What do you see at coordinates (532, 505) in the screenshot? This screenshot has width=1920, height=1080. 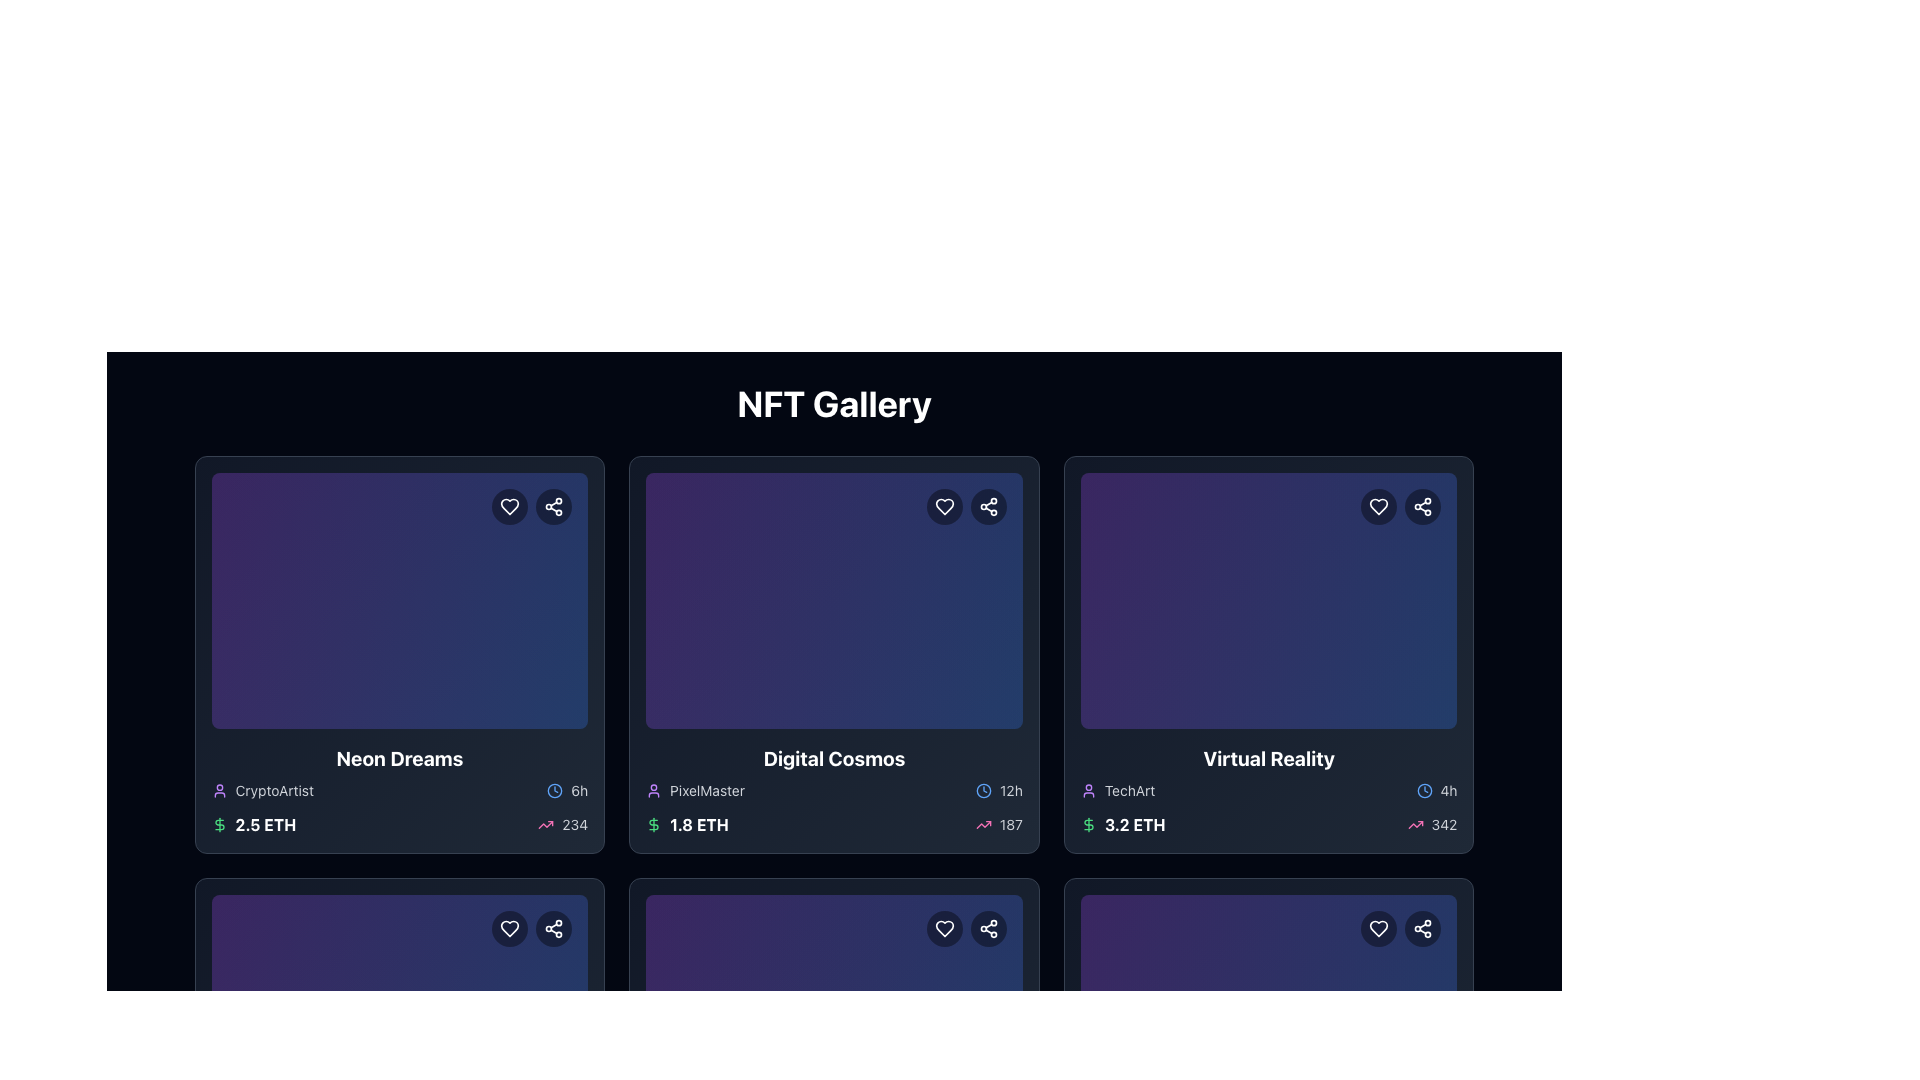 I see `the share button located in the top-right corner of the 'Neon Dreams' card, which is the second button in a row of two circular buttons` at bounding box center [532, 505].